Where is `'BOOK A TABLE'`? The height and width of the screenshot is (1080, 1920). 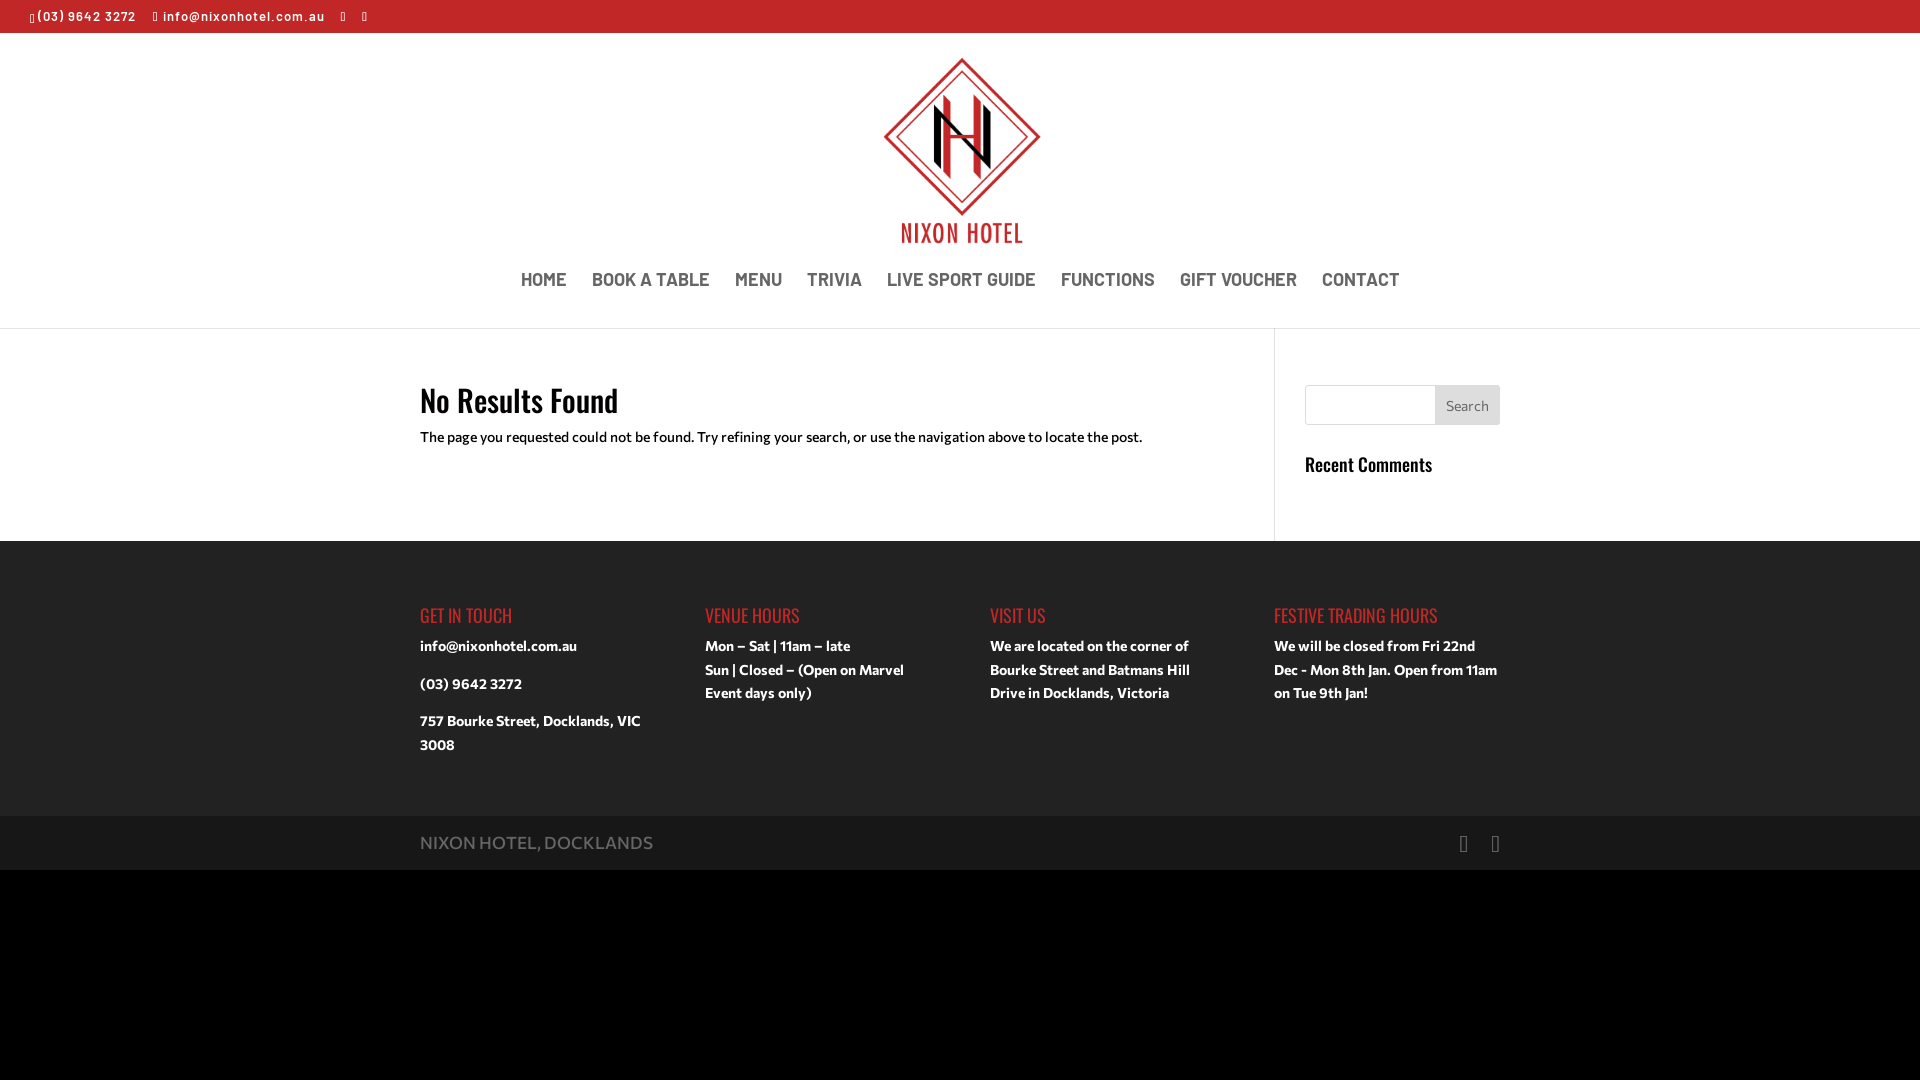
'BOOK A TABLE' is located at coordinates (590, 300).